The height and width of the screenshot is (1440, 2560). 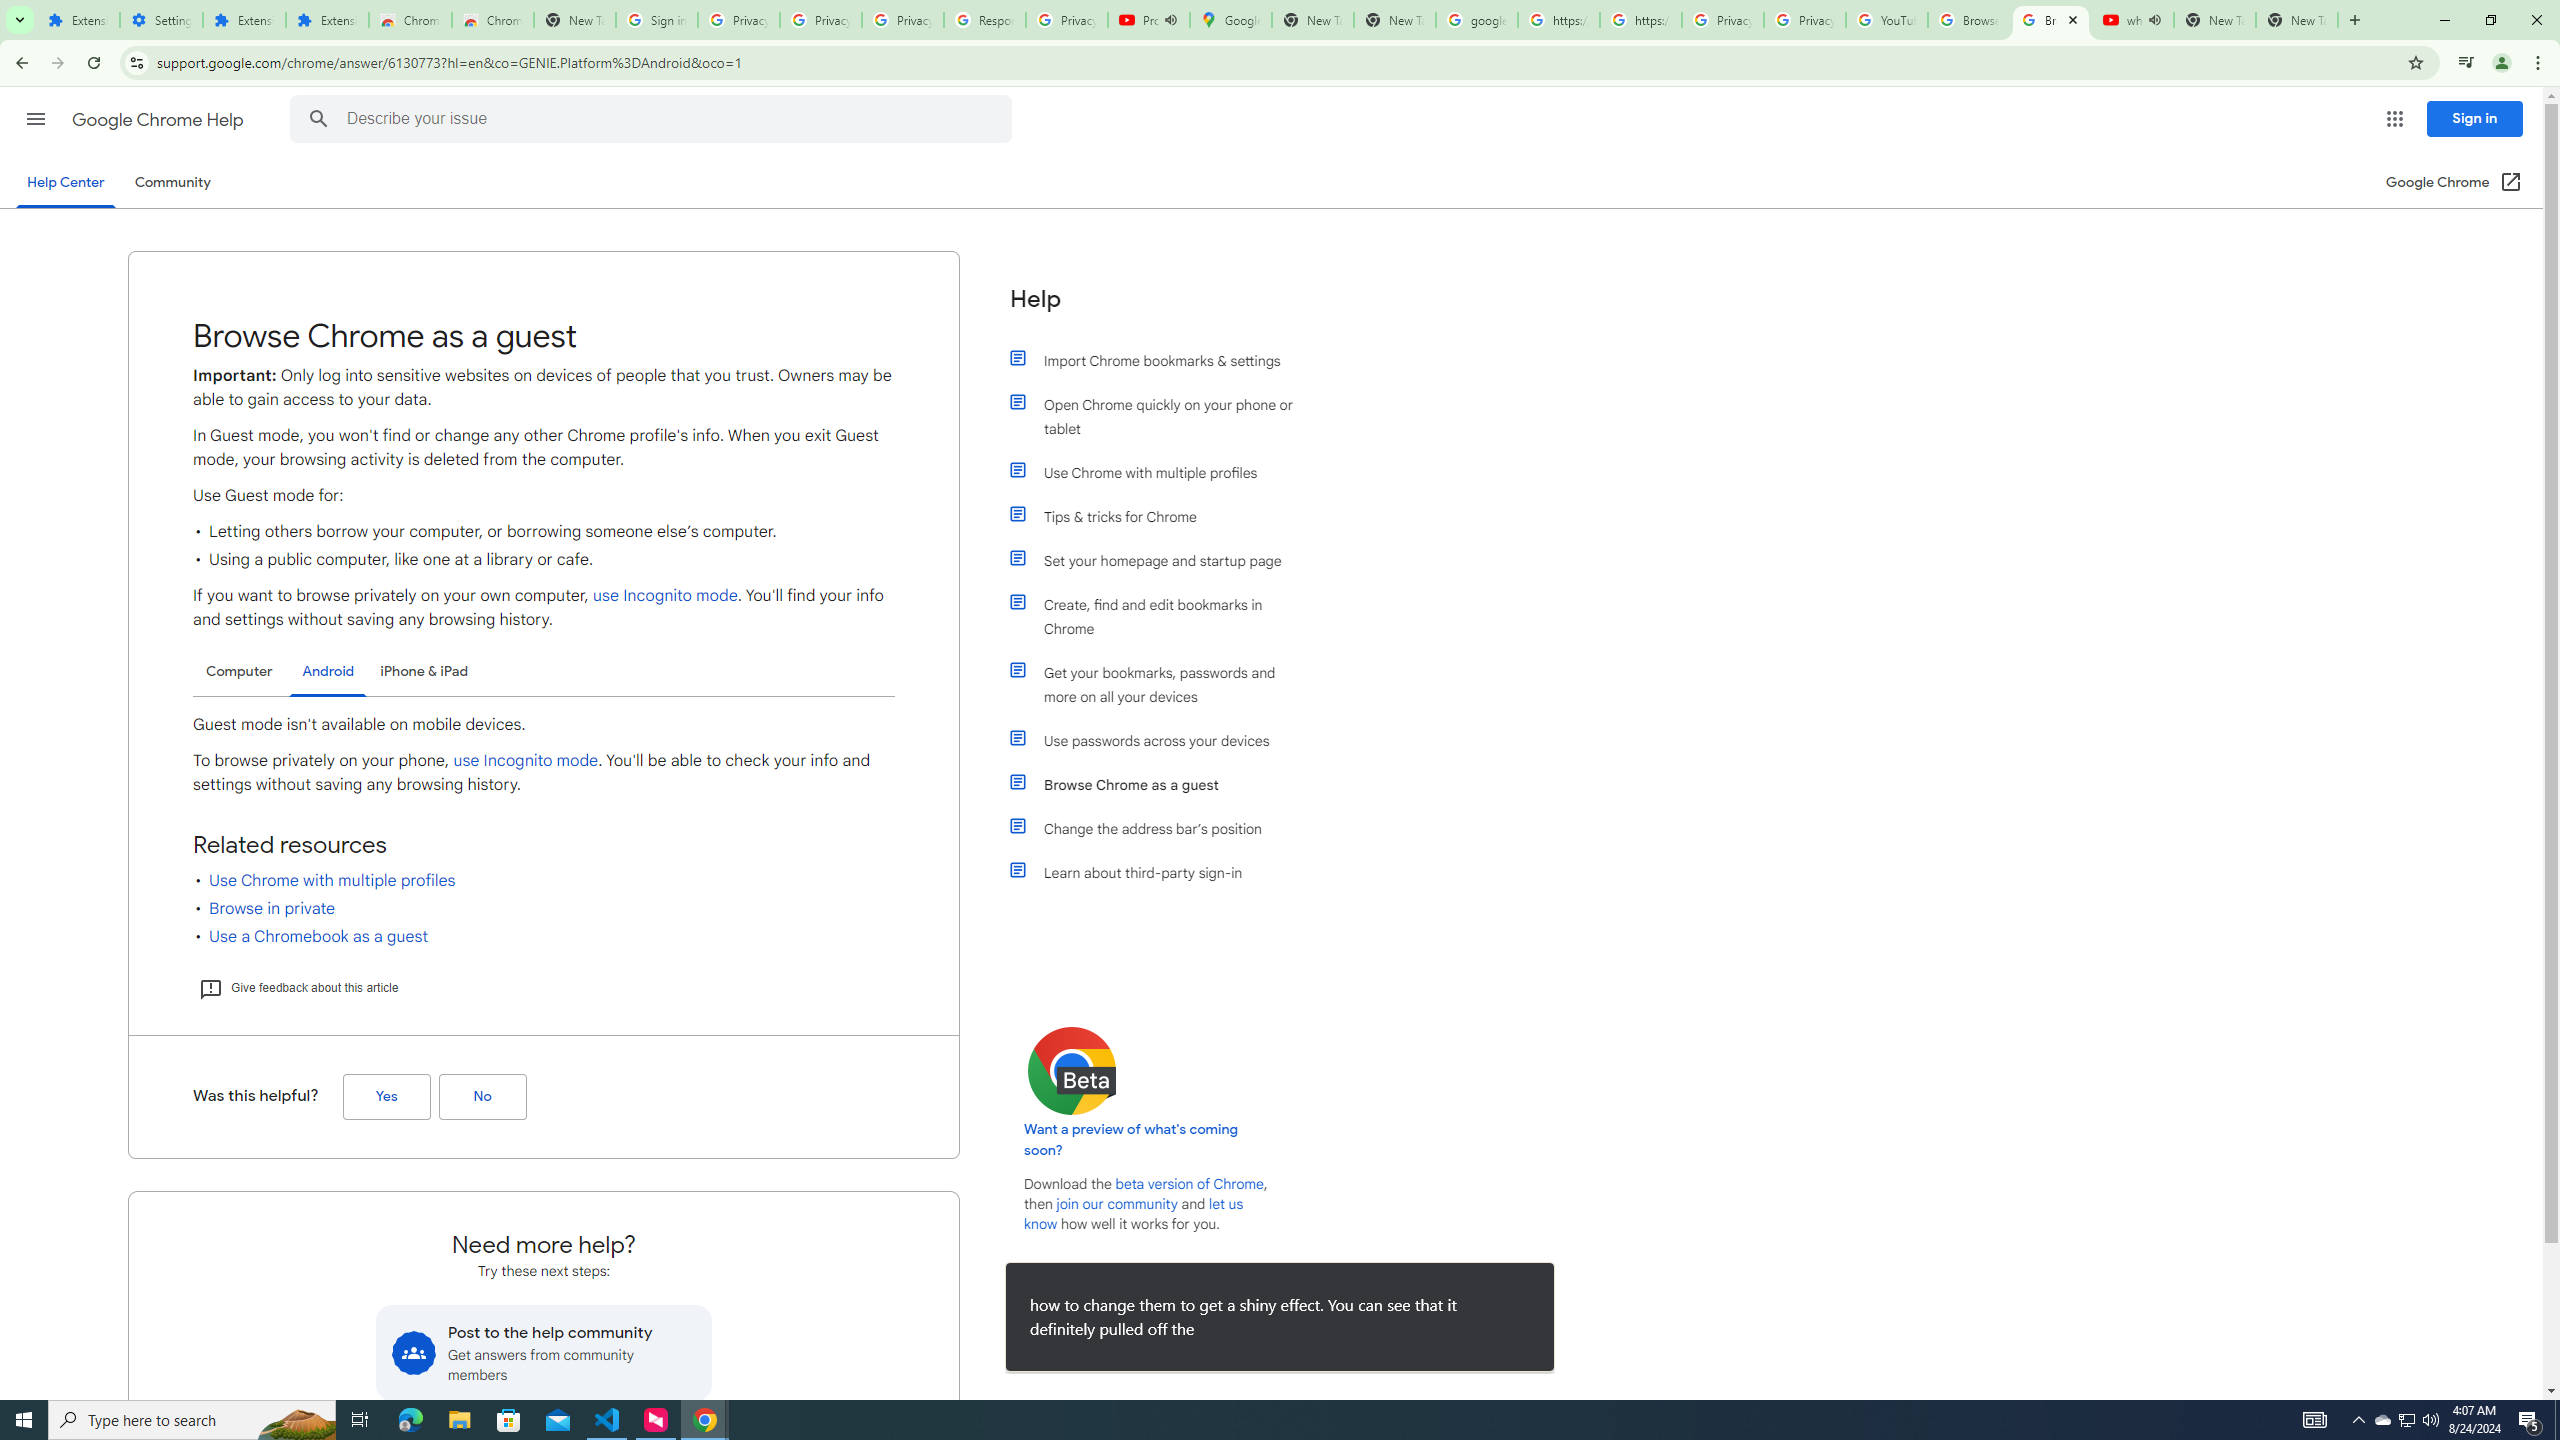 What do you see at coordinates (1162, 559) in the screenshot?
I see `'Set your homepage and startup page'` at bounding box center [1162, 559].